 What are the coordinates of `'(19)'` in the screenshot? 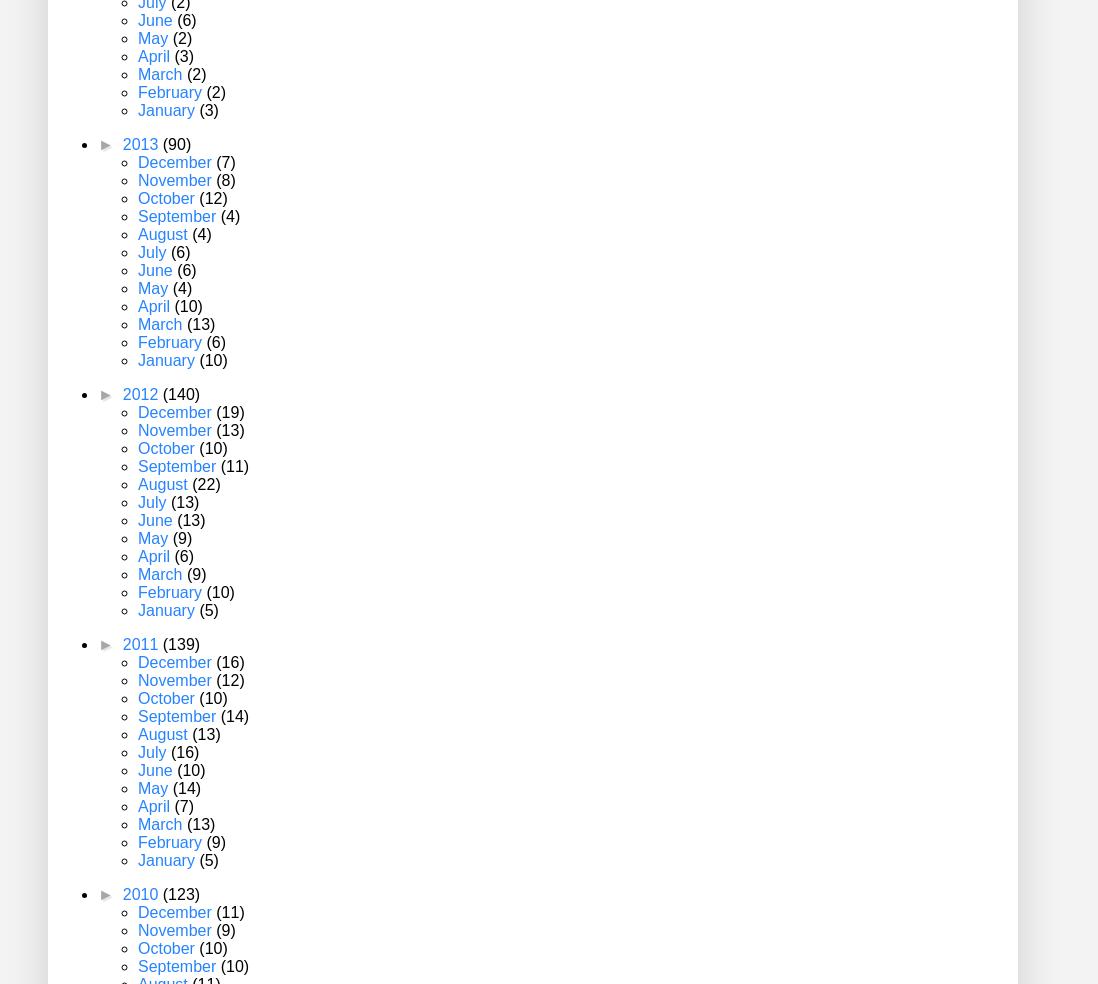 It's located at (229, 412).